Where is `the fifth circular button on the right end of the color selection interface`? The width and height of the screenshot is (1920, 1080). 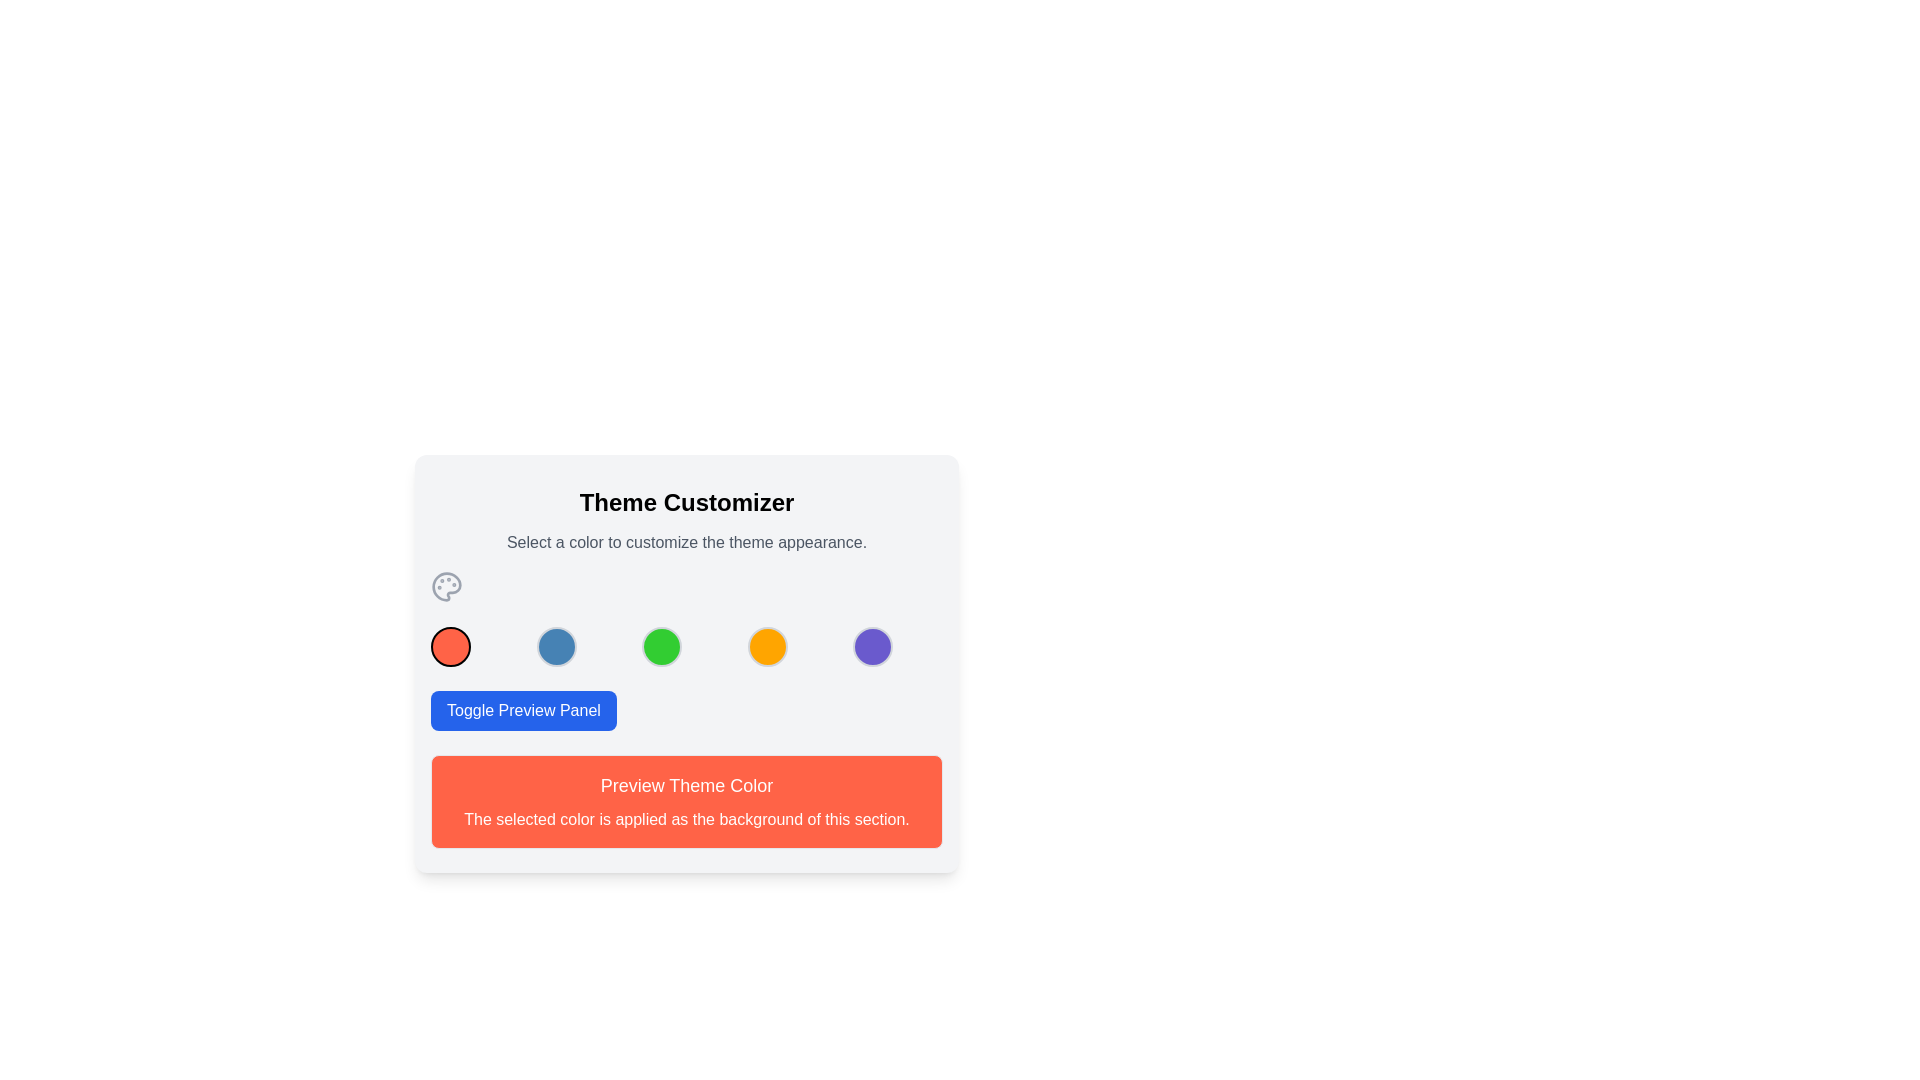
the fifth circular button on the right end of the color selection interface is located at coordinates (873, 647).